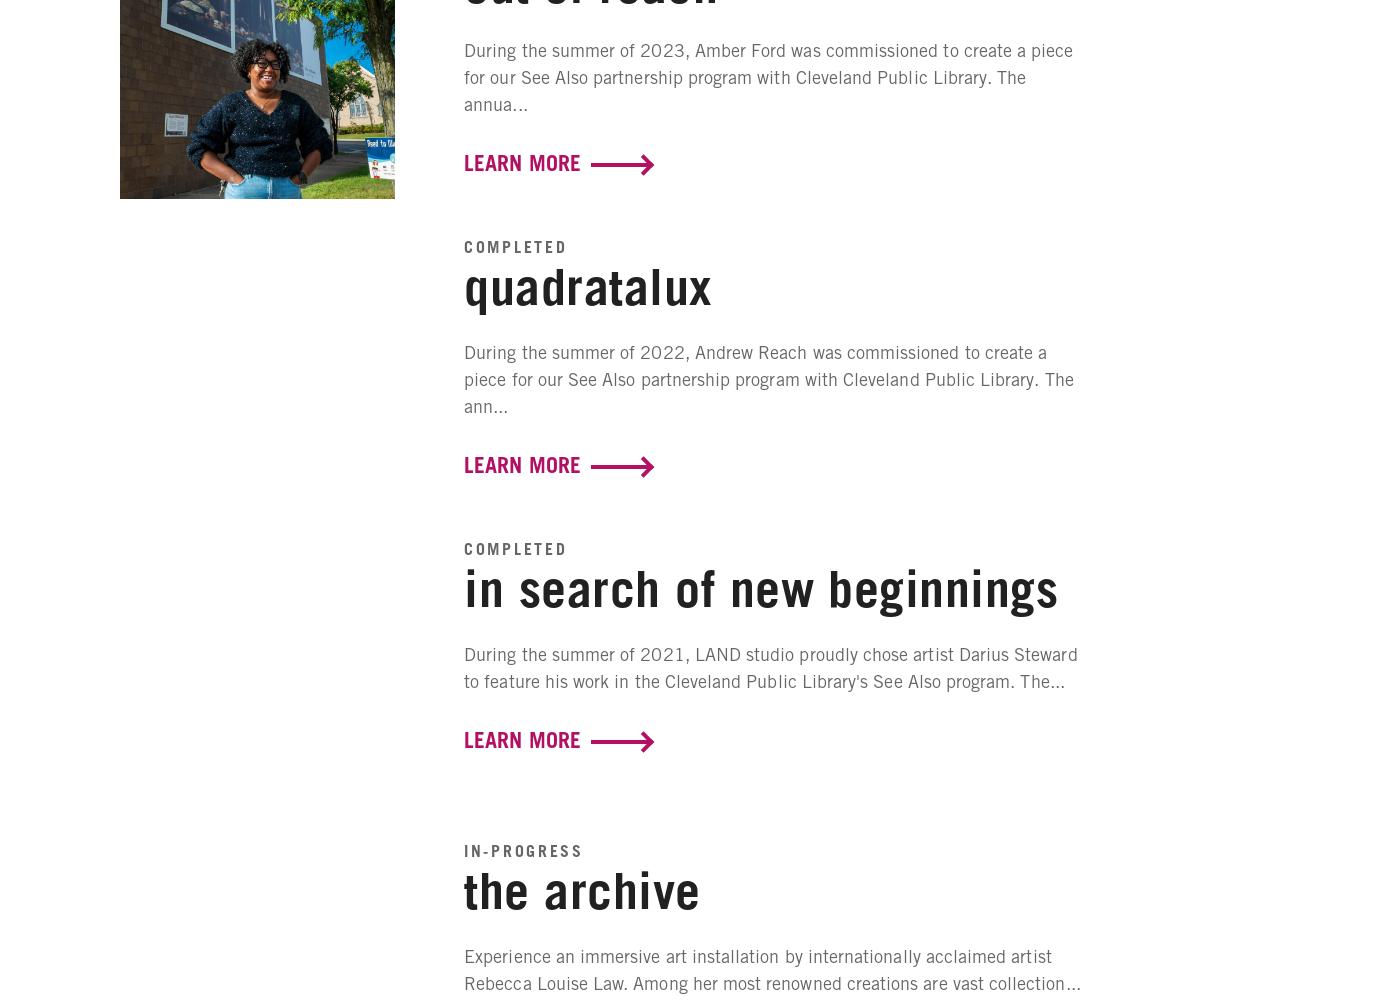  Describe the element at coordinates (463, 378) in the screenshot. I see `'During the summer of 2022, Andrew Reach was commissioned to create a piece for our See Also partnership program with Cleveland Public Library. The ann...'` at that location.